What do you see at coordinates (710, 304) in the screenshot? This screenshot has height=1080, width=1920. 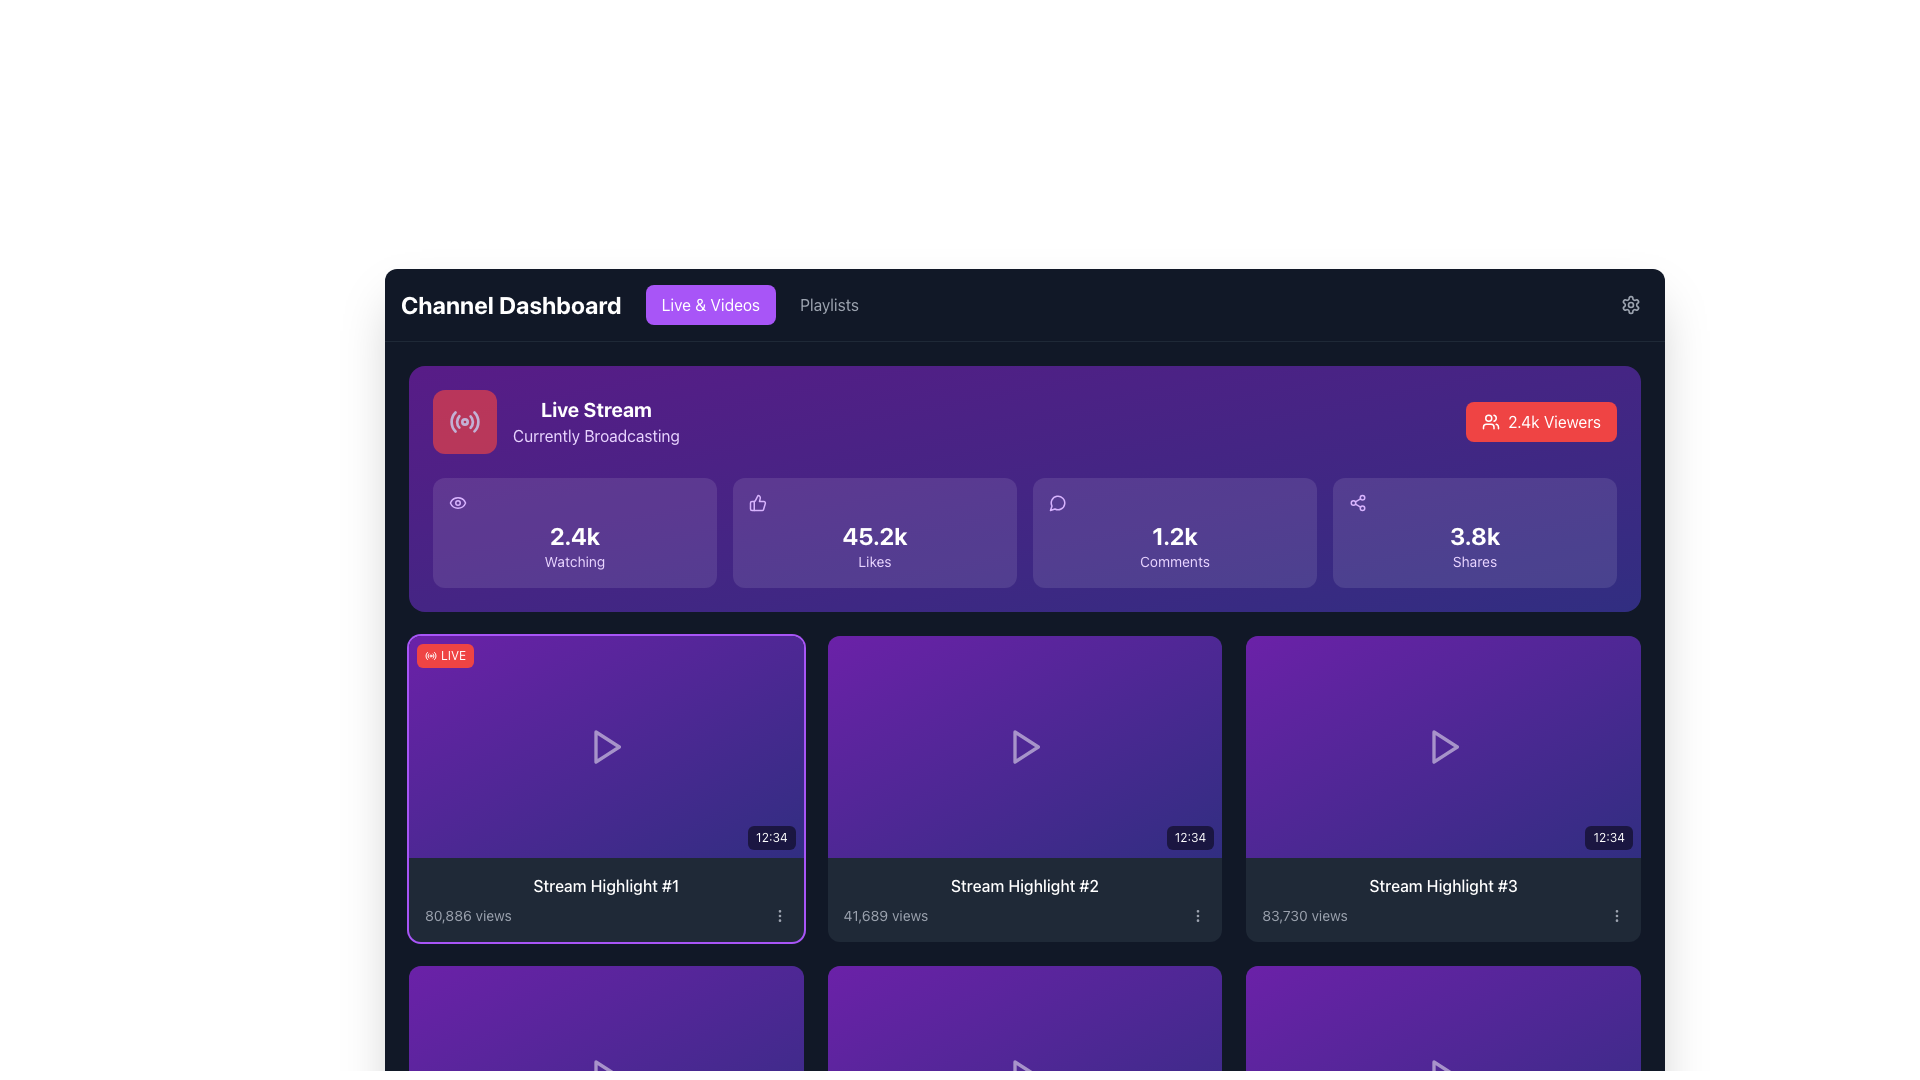 I see `the navigation button labeled 'Live & Videos'` at bounding box center [710, 304].